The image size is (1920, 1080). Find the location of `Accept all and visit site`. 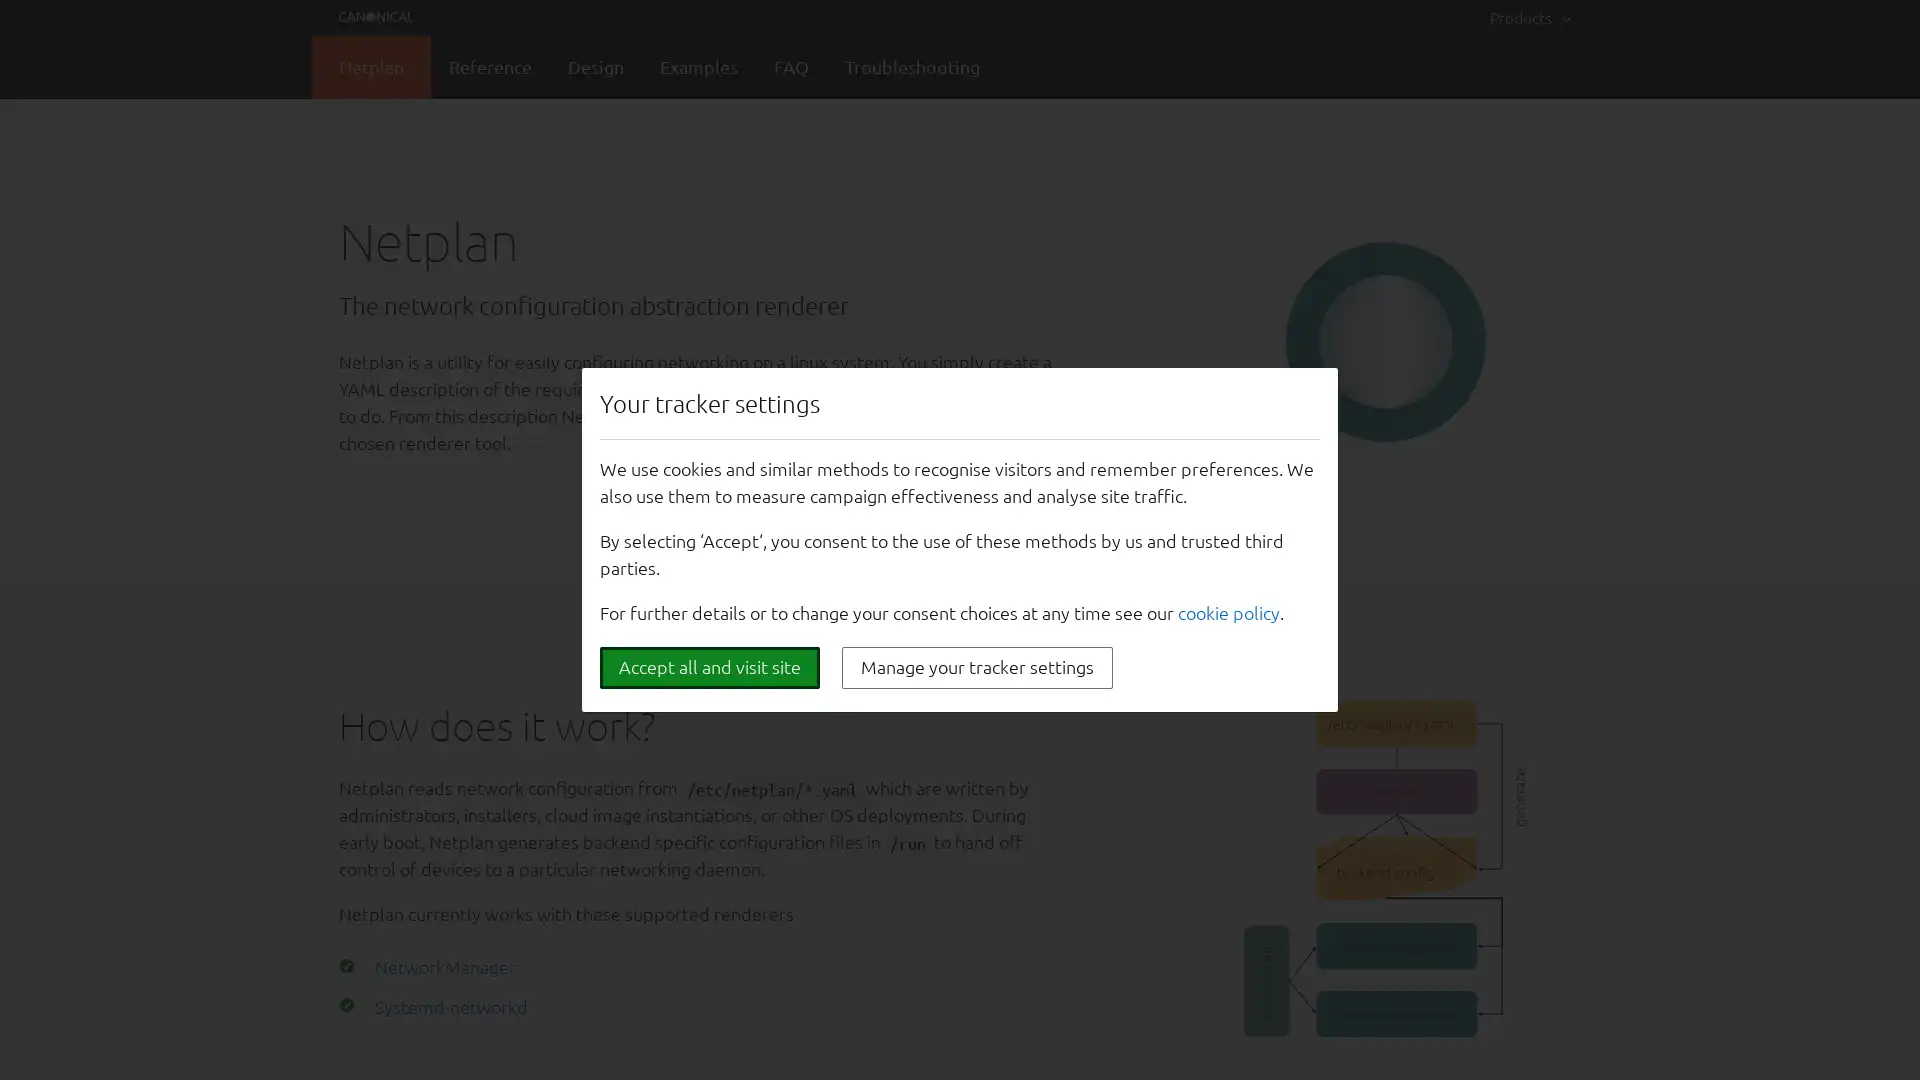

Accept all and visit site is located at coordinates (710, 667).